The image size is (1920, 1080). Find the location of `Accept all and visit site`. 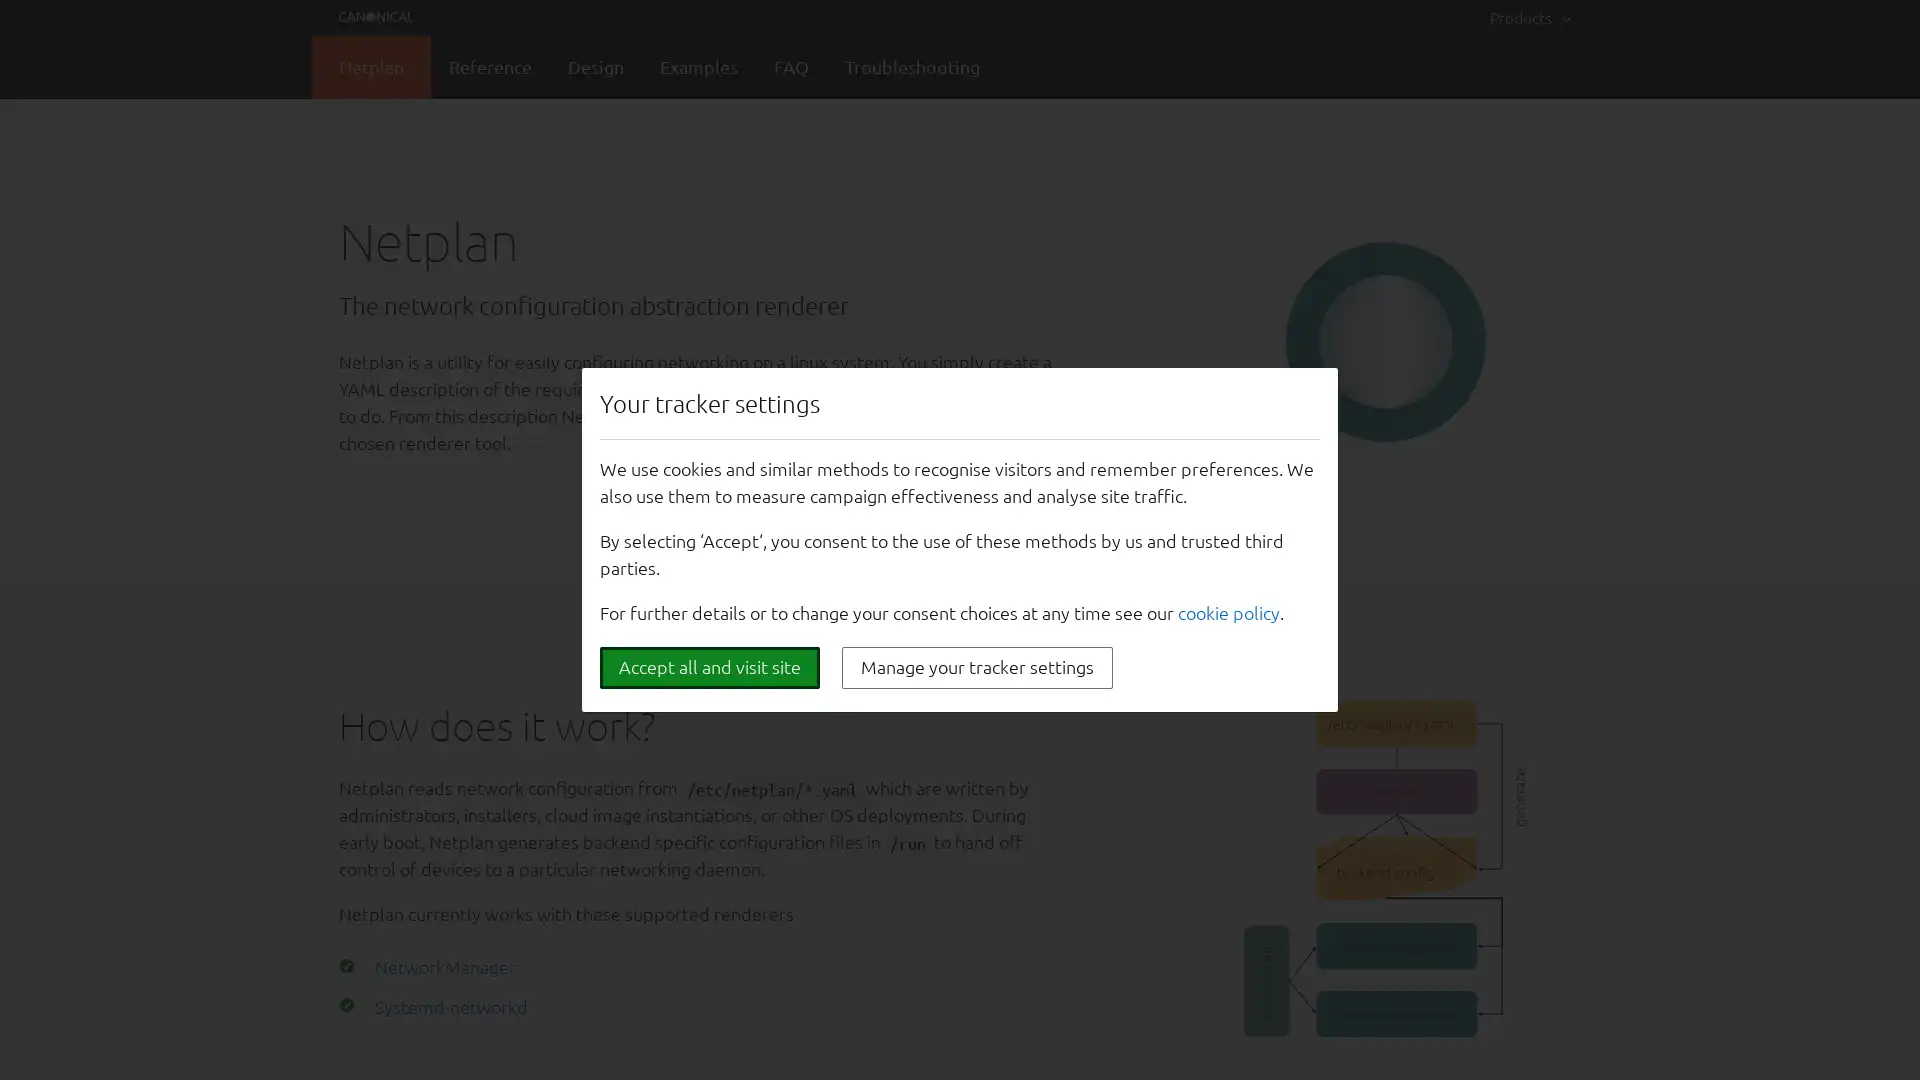

Accept all and visit site is located at coordinates (710, 667).